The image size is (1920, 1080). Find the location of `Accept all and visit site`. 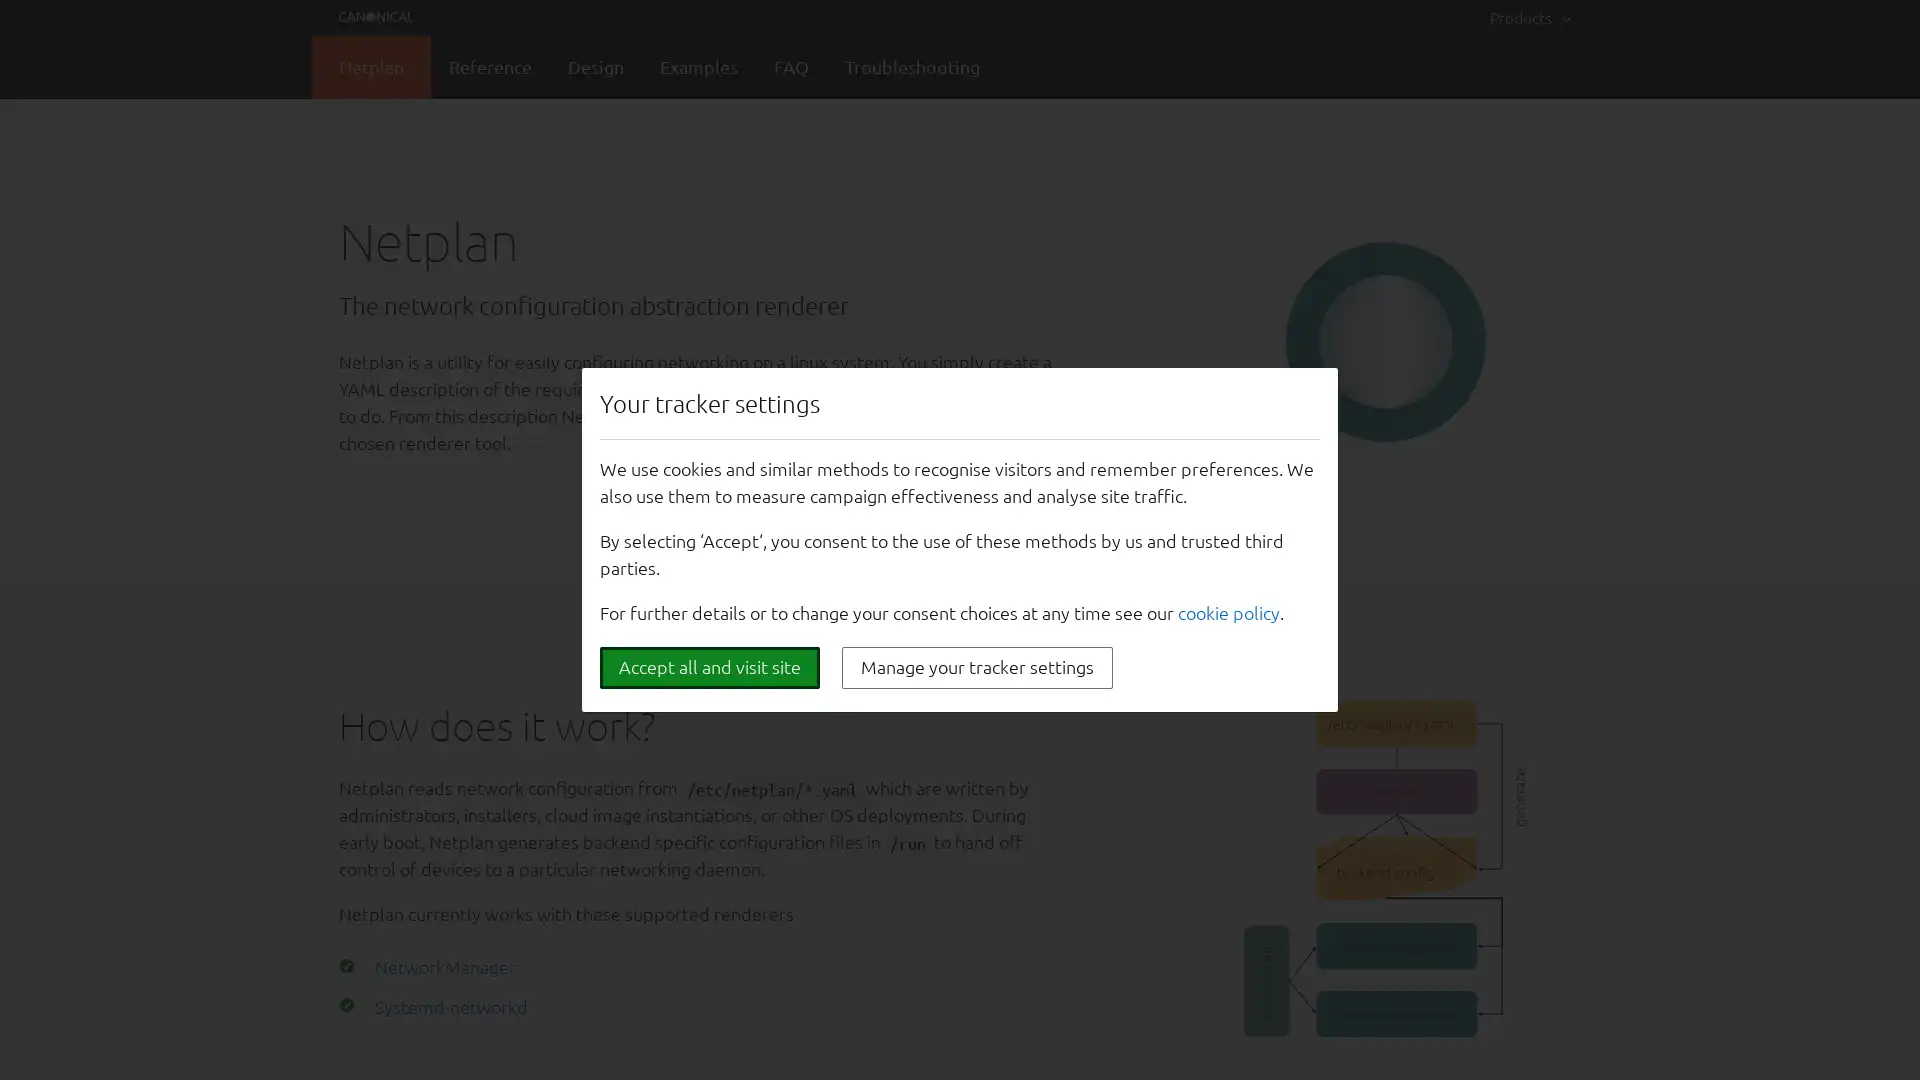

Accept all and visit site is located at coordinates (710, 667).